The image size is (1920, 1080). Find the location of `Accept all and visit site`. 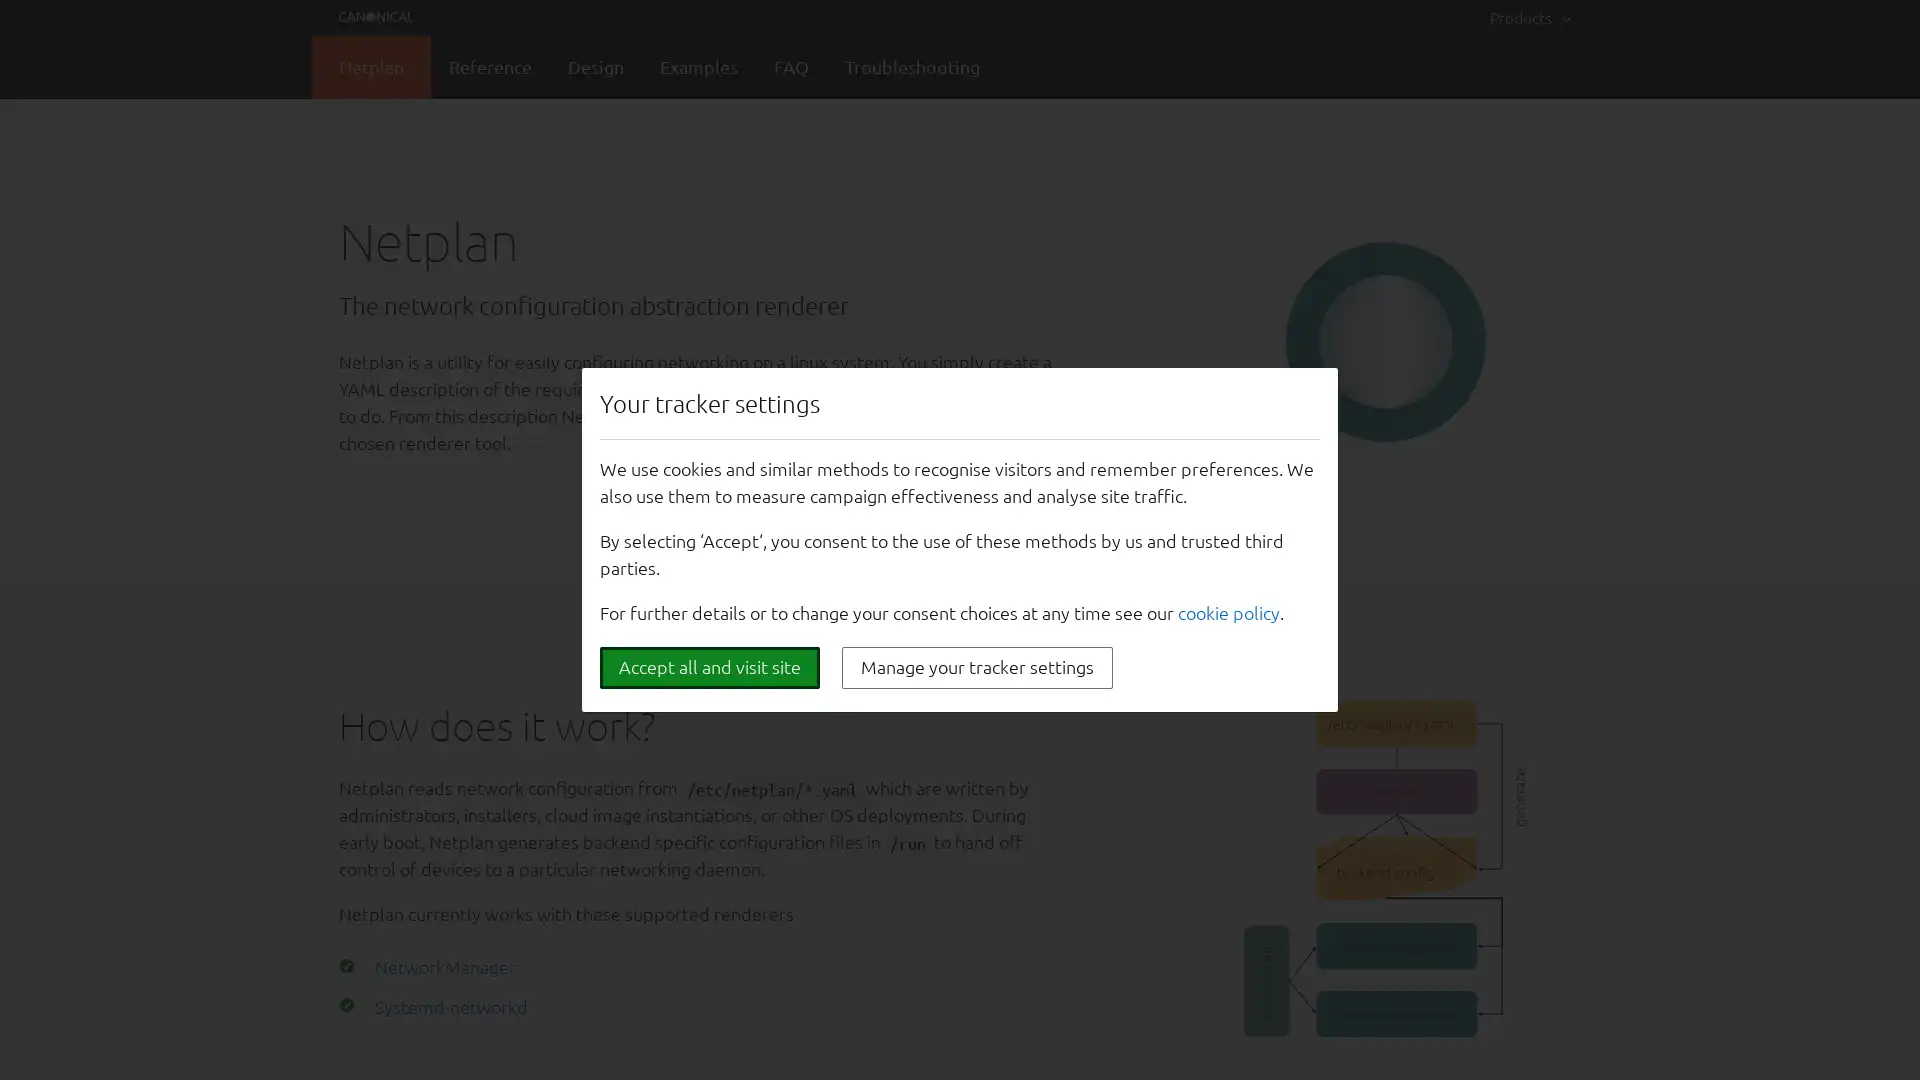

Accept all and visit site is located at coordinates (710, 667).